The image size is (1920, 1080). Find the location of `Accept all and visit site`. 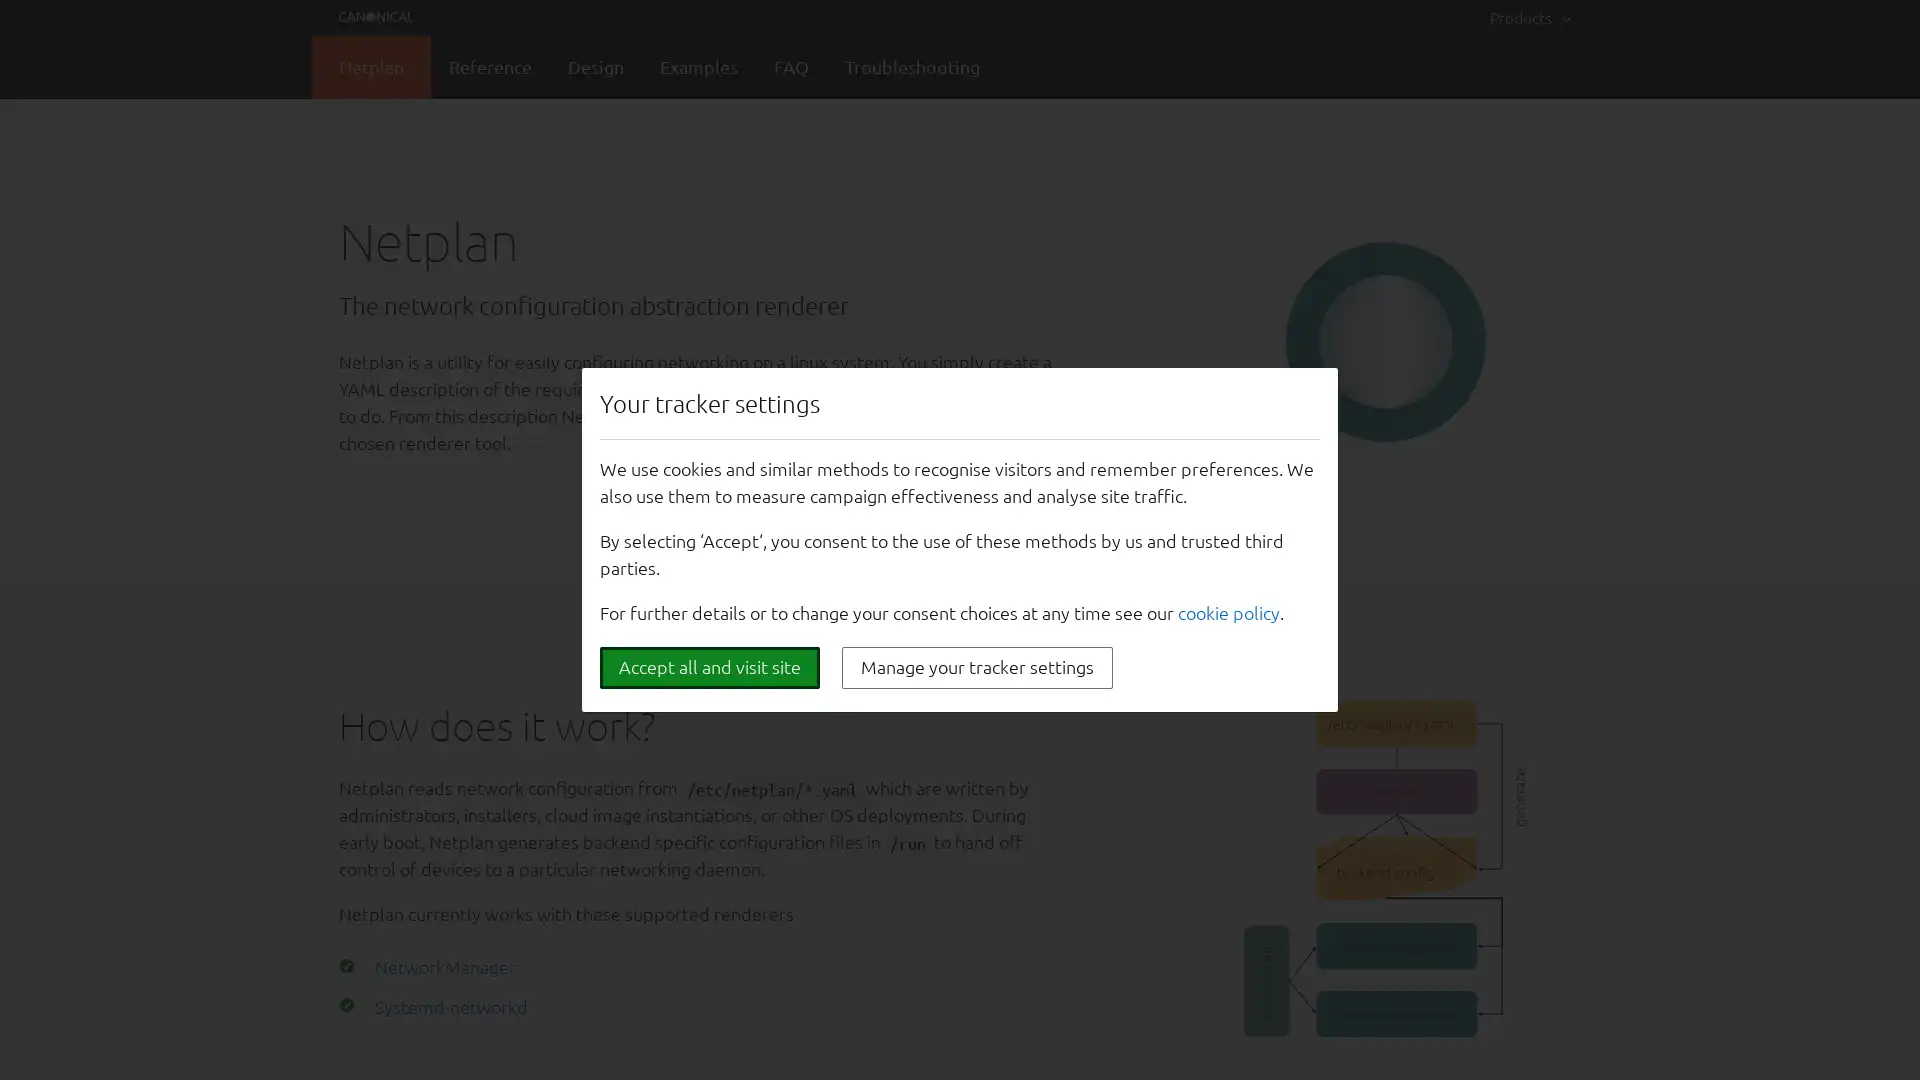

Accept all and visit site is located at coordinates (710, 667).